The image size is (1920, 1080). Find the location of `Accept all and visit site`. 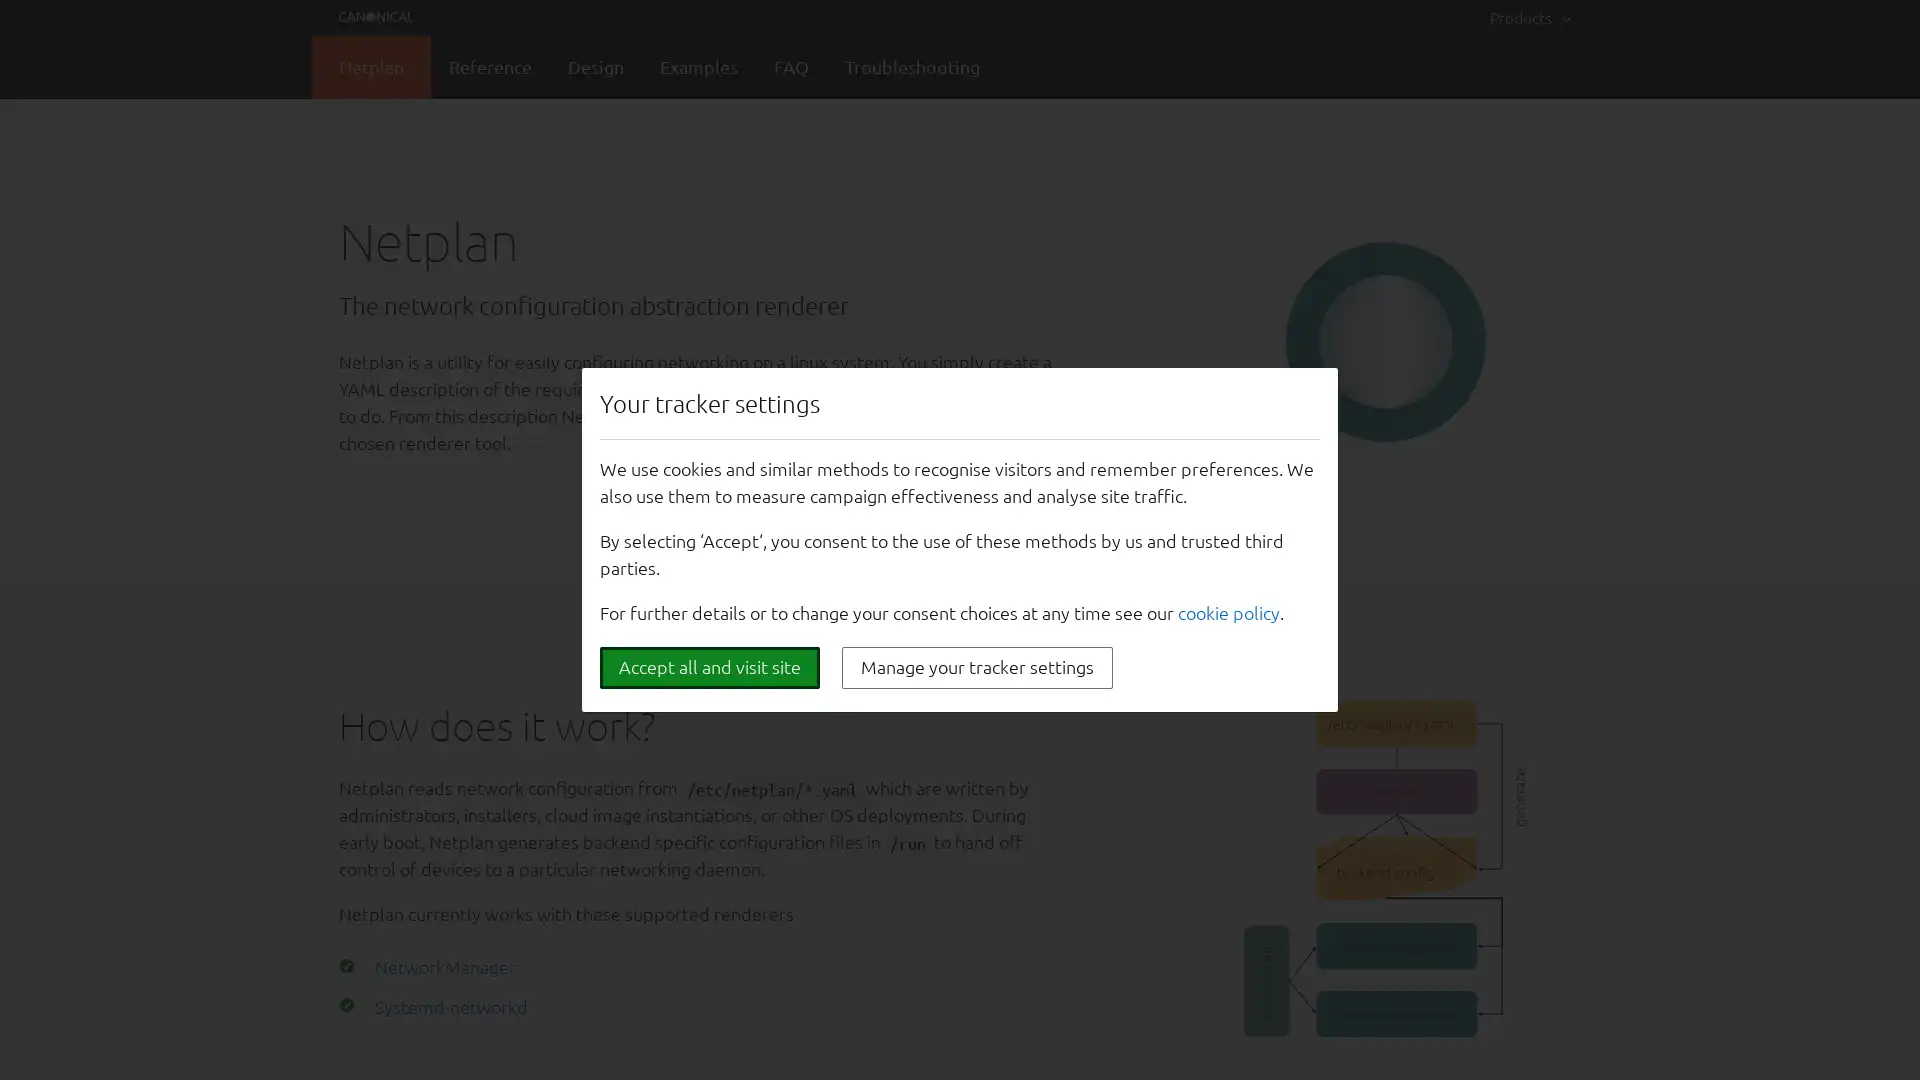

Accept all and visit site is located at coordinates (710, 667).